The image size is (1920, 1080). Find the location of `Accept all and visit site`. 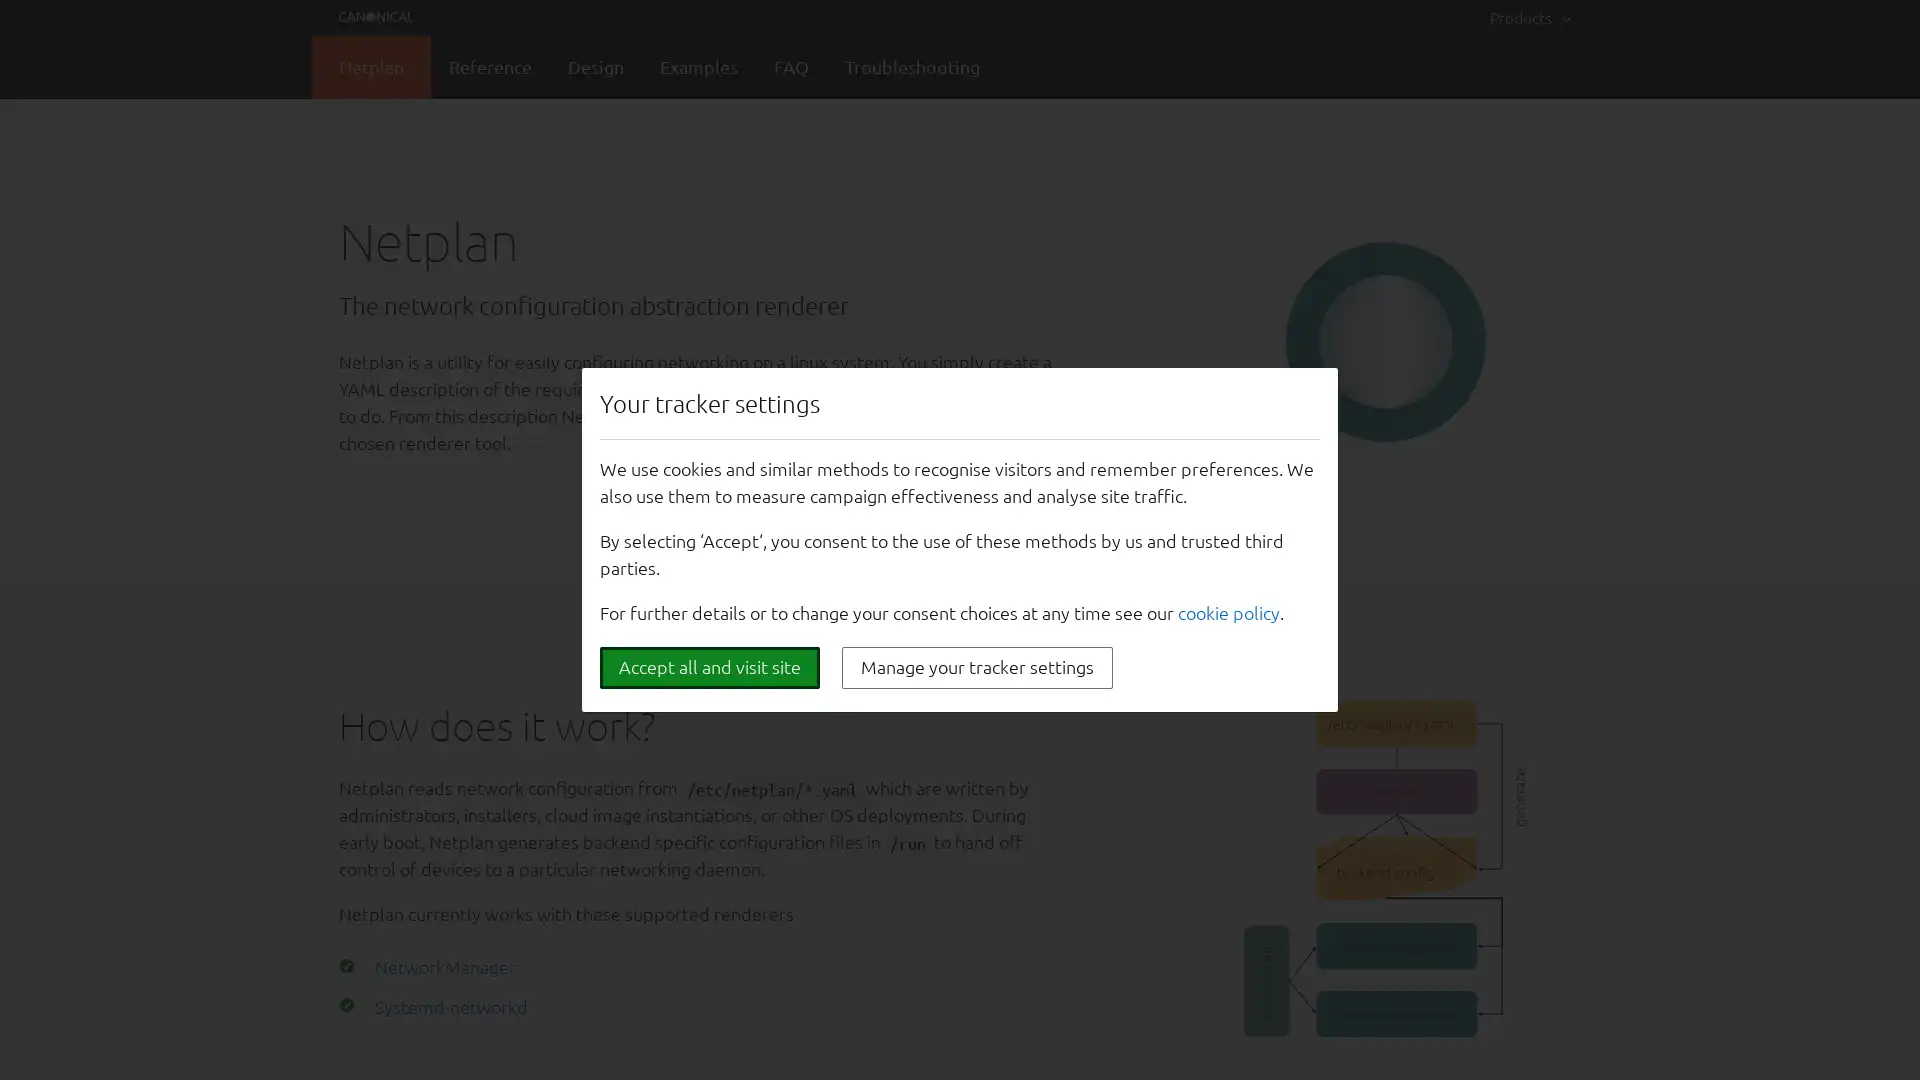

Accept all and visit site is located at coordinates (710, 667).